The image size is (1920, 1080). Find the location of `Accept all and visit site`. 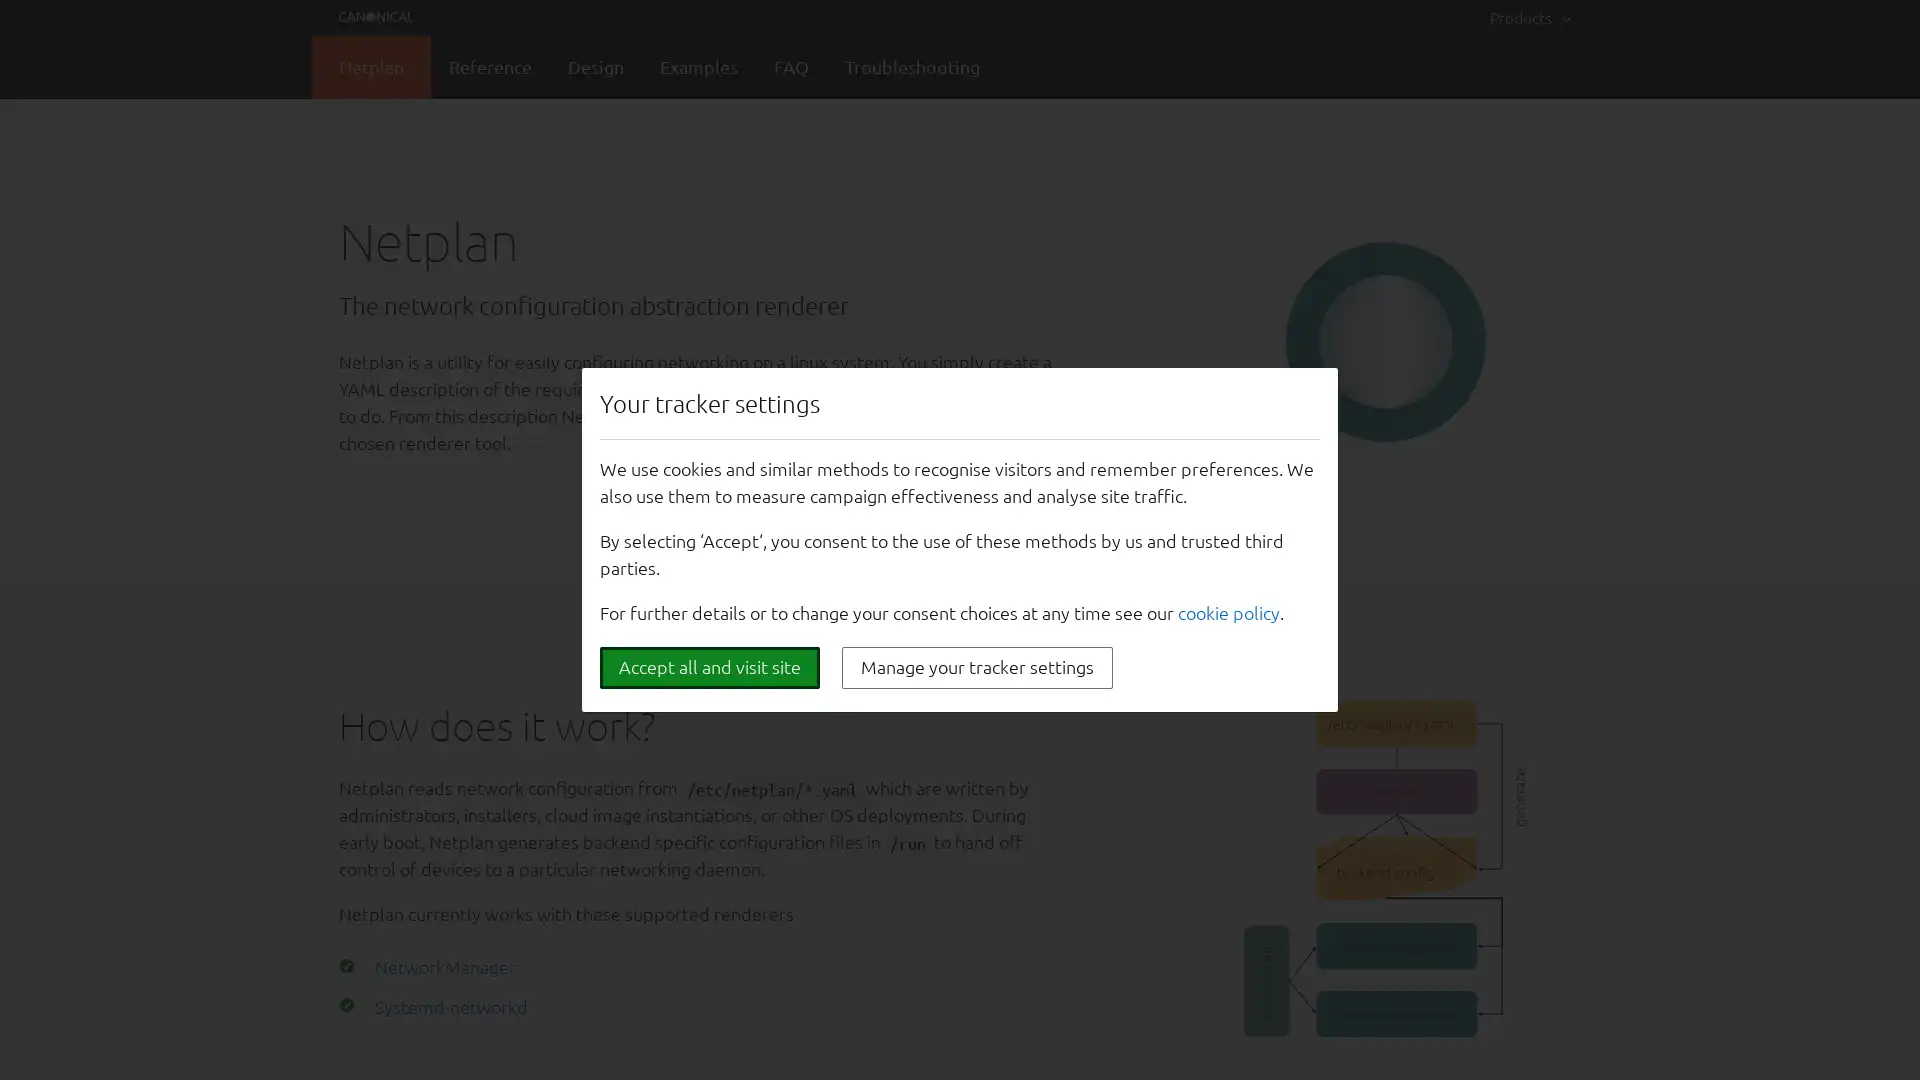

Accept all and visit site is located at coordinates (710, 667).